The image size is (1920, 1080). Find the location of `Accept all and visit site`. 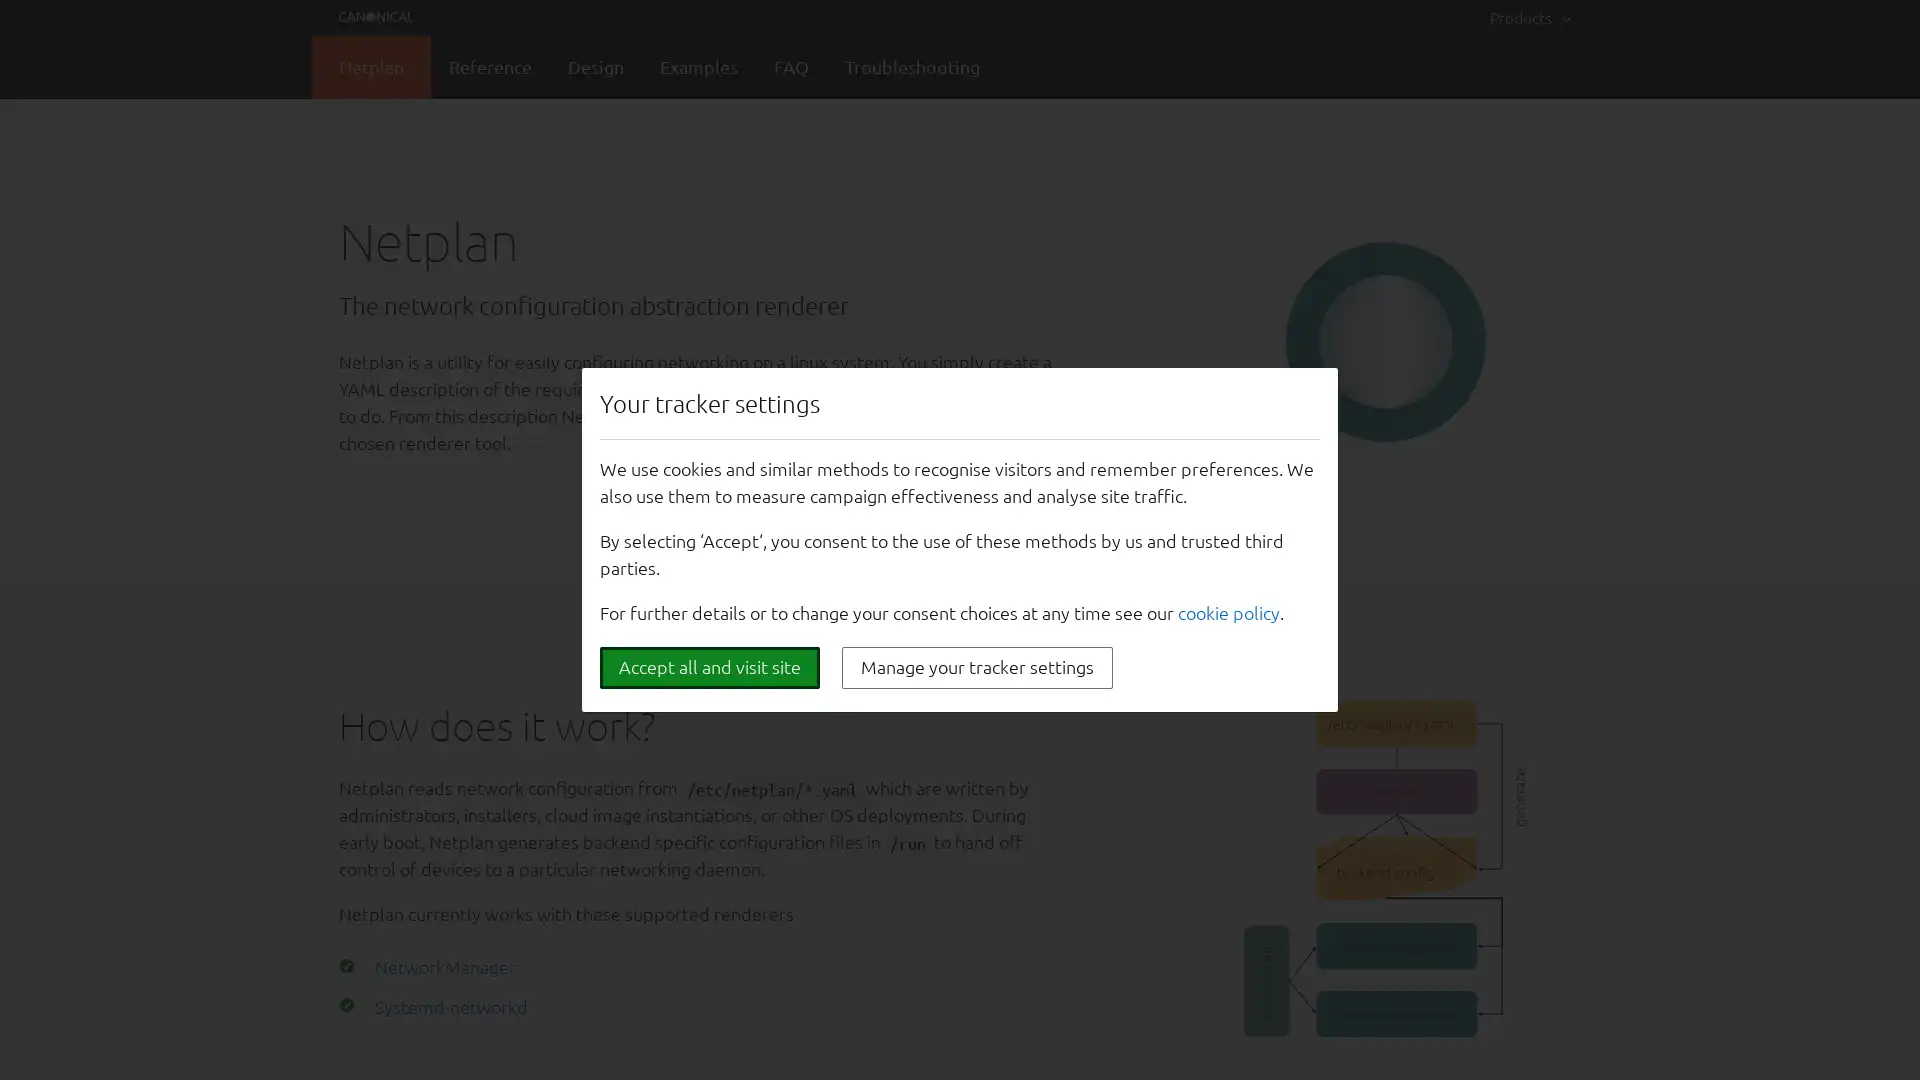

Accept all and visit site is located at coordinates (710, 667).